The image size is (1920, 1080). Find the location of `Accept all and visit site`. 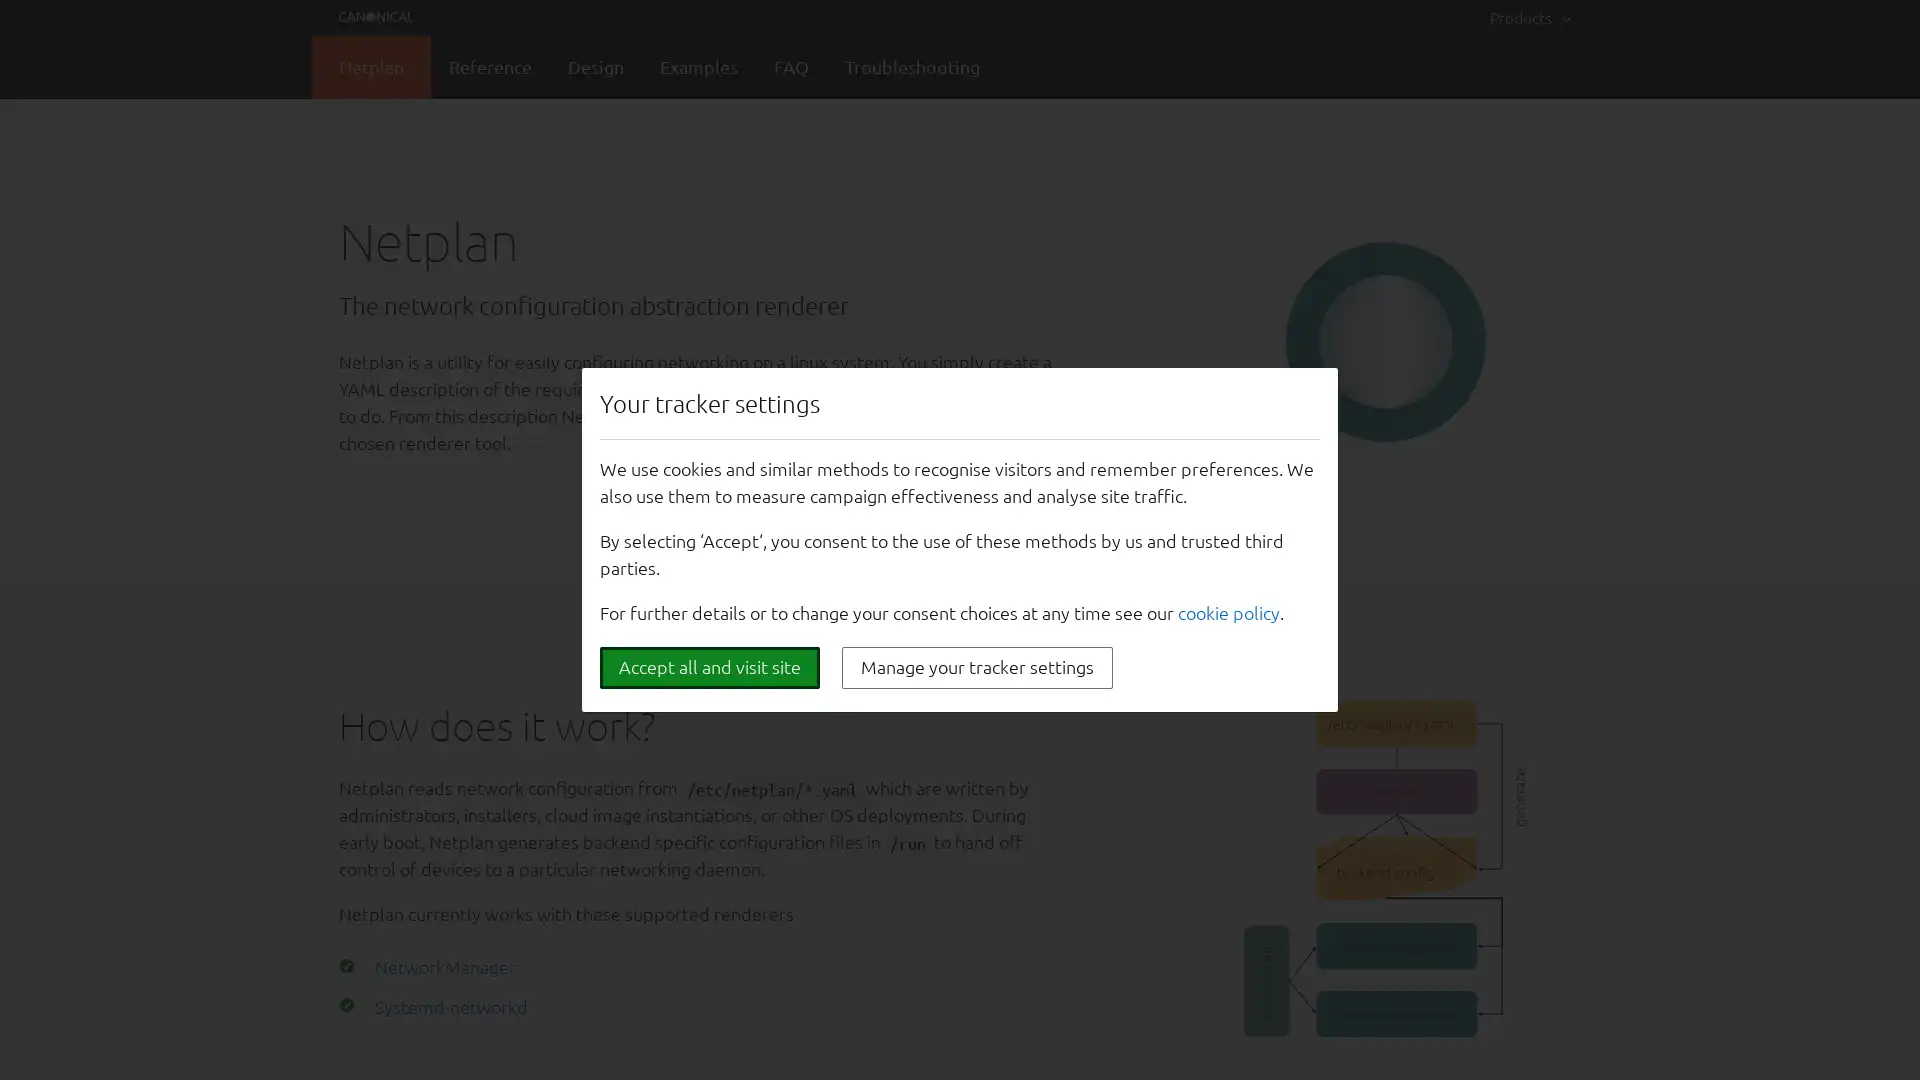

Accept all and visit site is located at coordinates (710, 667).